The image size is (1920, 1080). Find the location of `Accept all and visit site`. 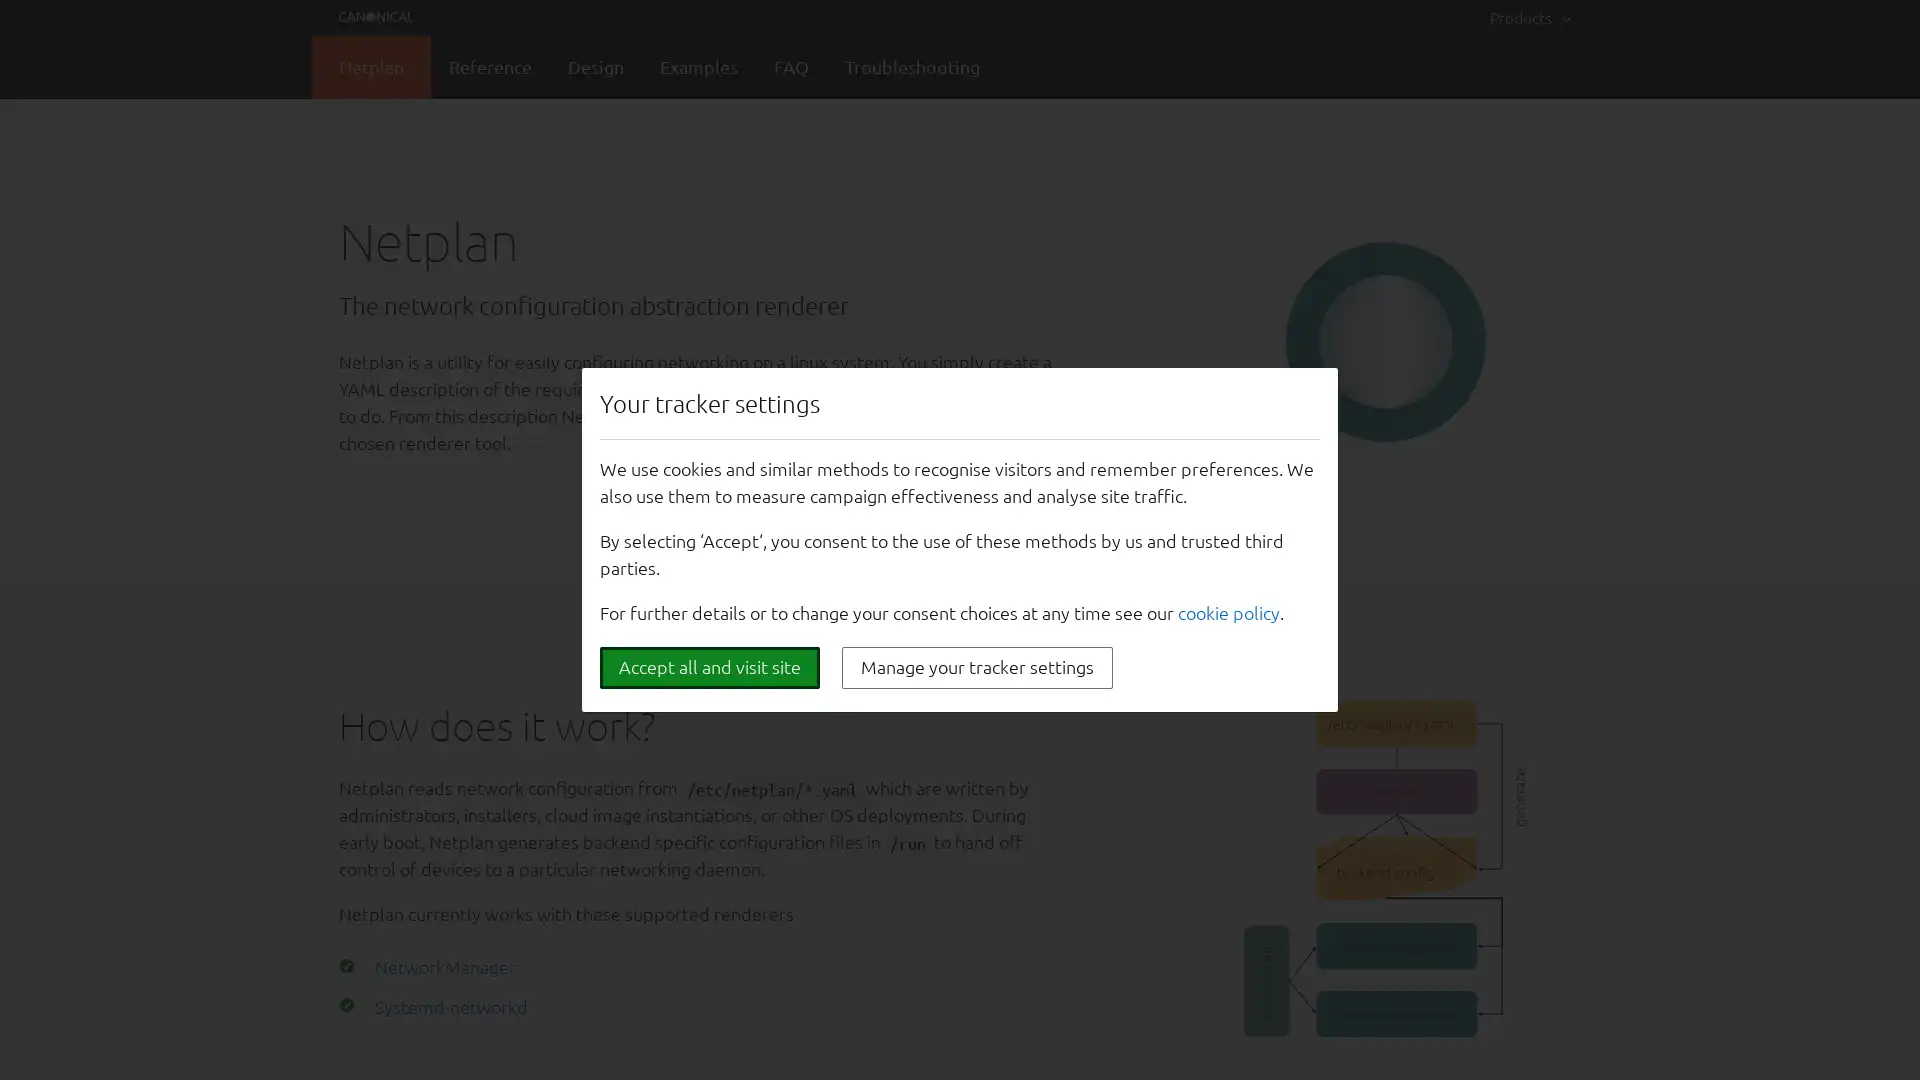

Accept all and visit site is located at coordinates (710, 667).